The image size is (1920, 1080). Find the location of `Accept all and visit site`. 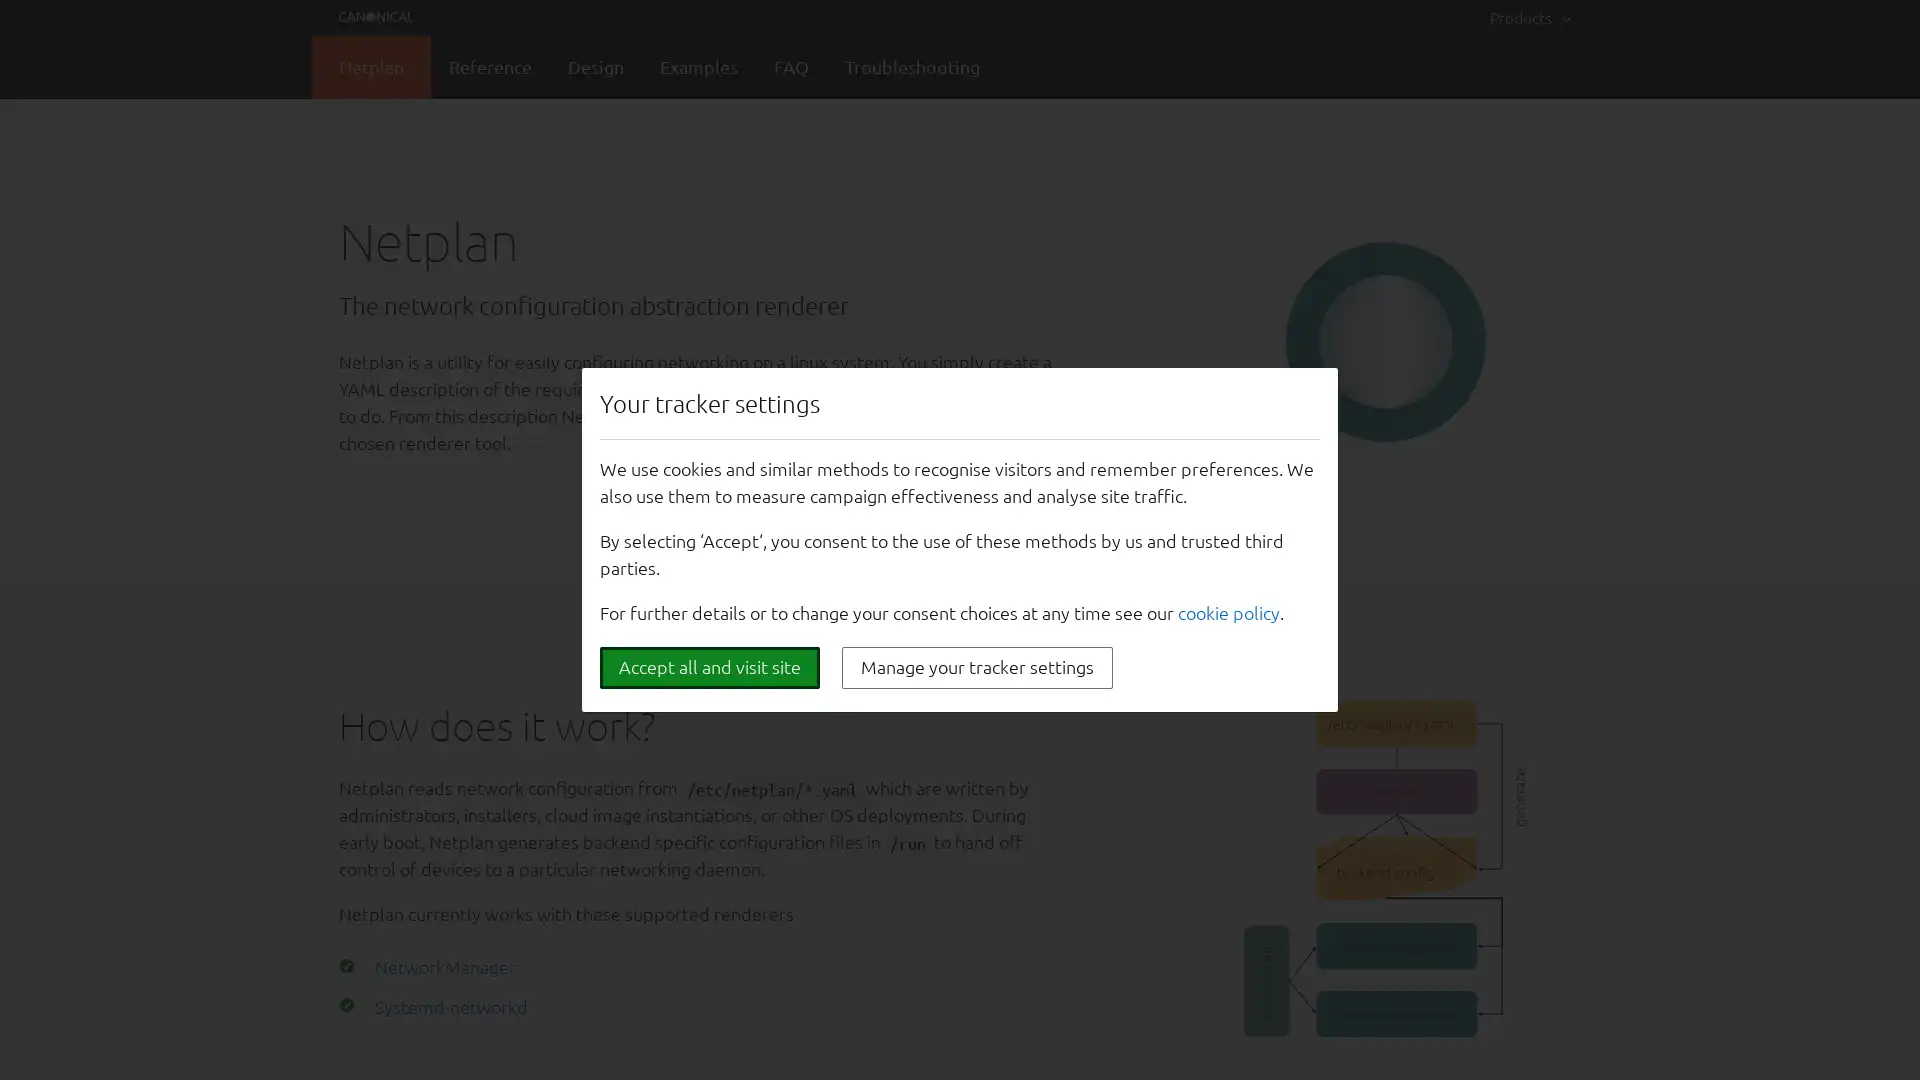

Accept all and visit site is located at coordinates (710, 667).